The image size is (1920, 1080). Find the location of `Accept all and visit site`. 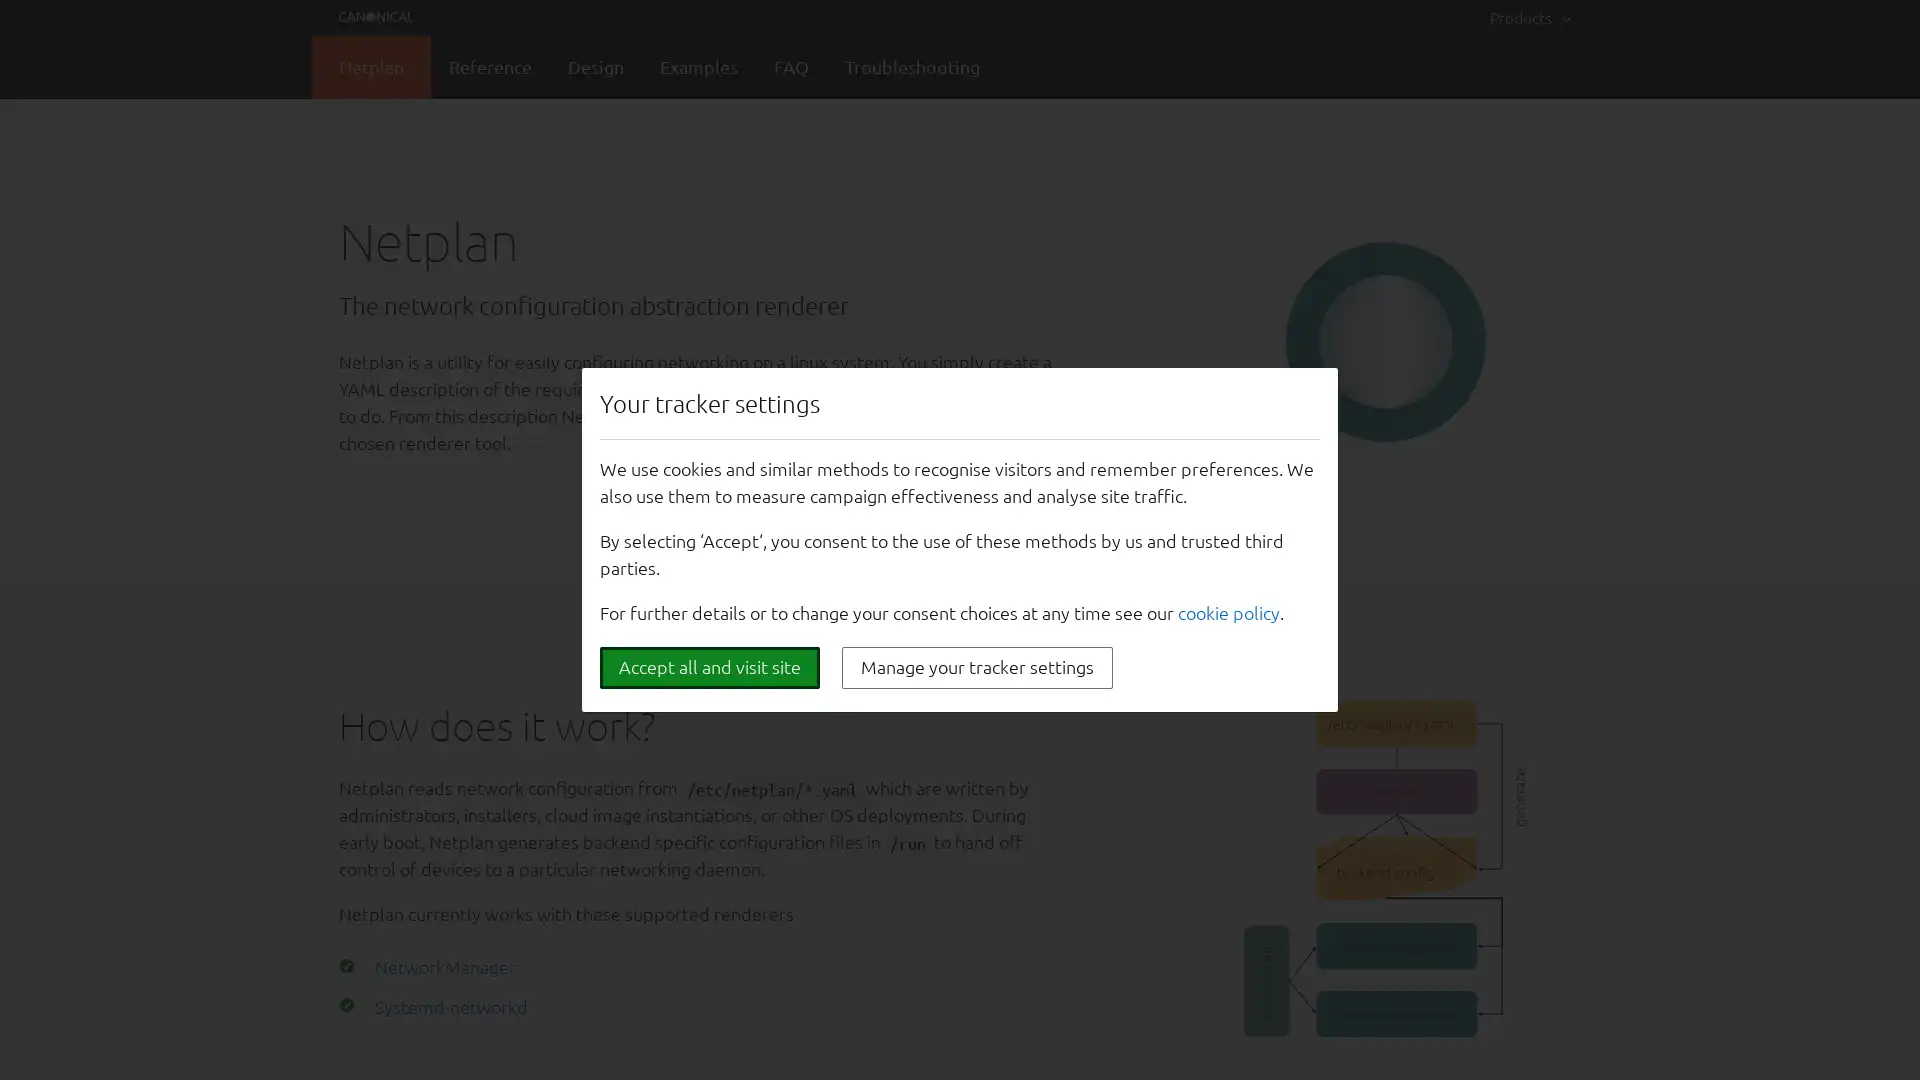

Accept all and visit site is located at coordinates (710, 667).